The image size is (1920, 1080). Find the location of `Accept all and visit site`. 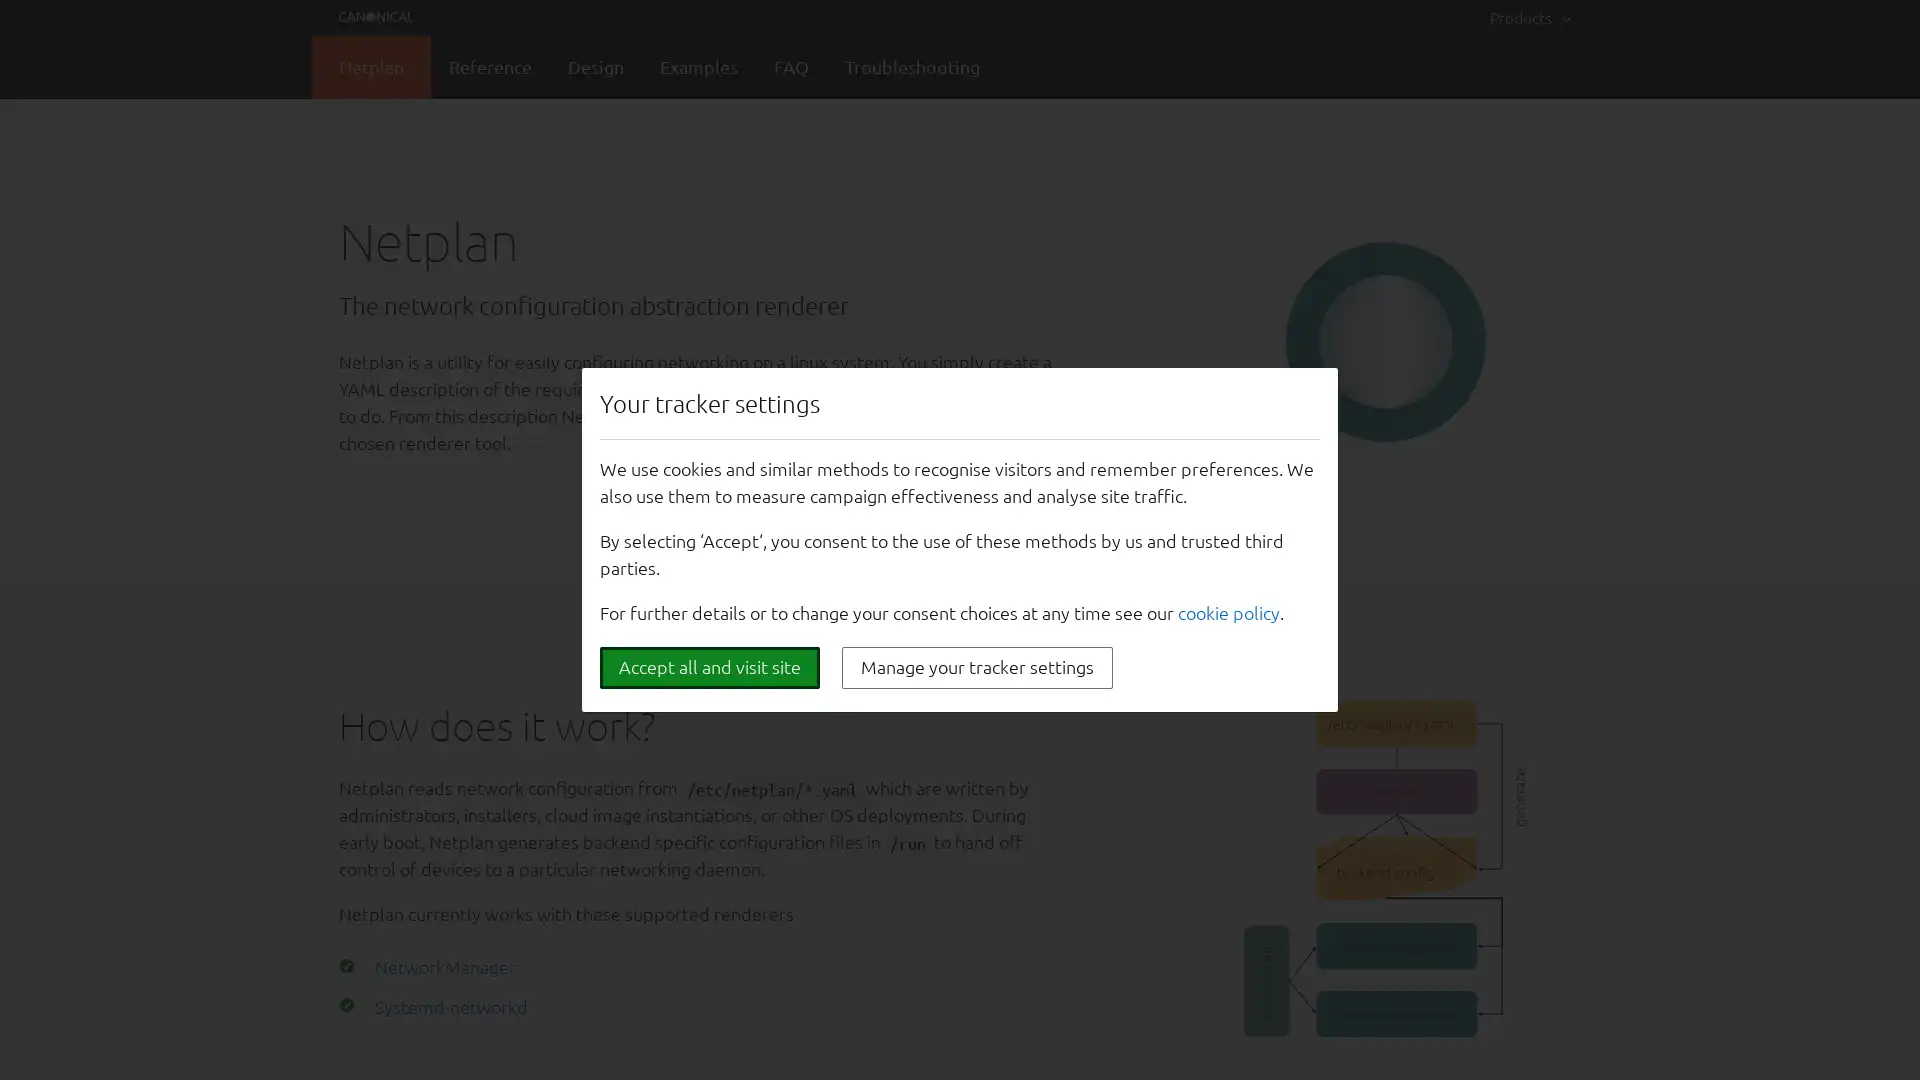

Accept all and visit site is located at coordinates (710, 667).